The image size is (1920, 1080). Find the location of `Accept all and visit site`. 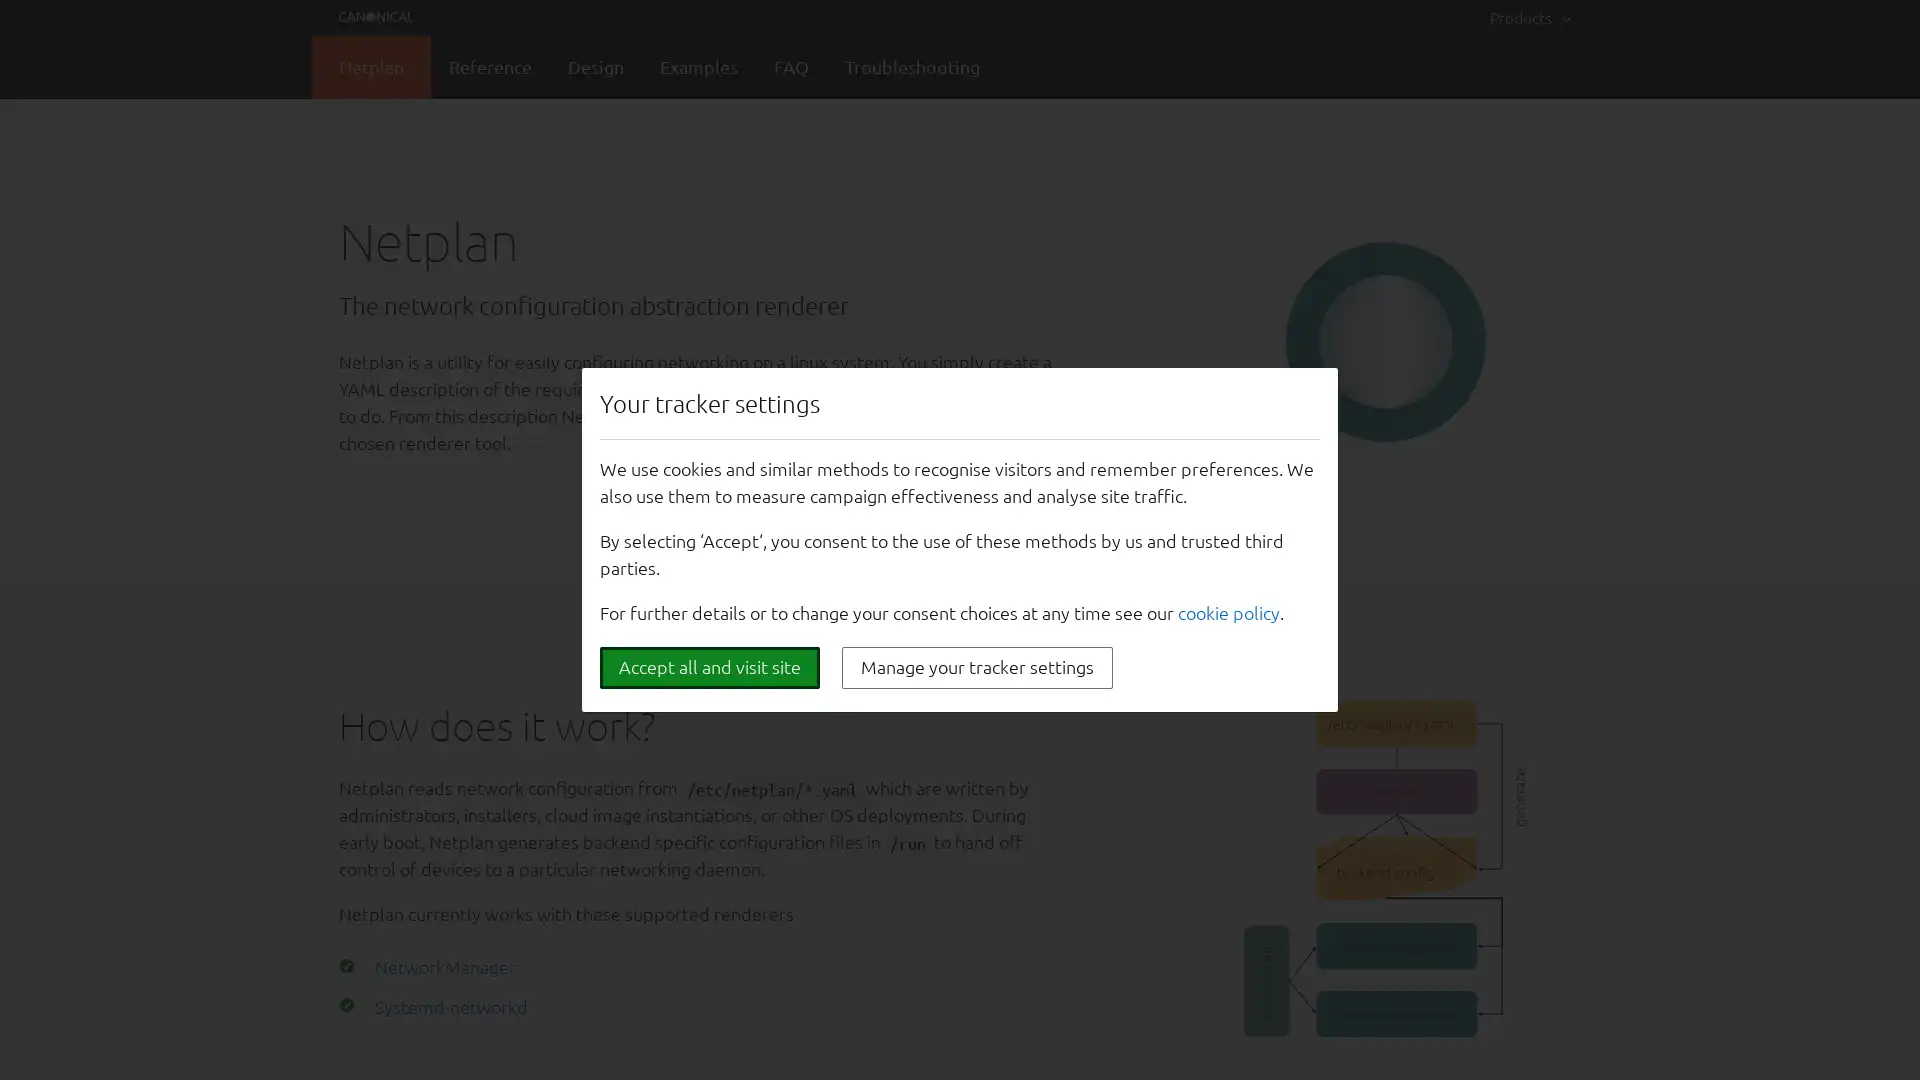

Accept all and visit site is located at coordinates (710, 667).